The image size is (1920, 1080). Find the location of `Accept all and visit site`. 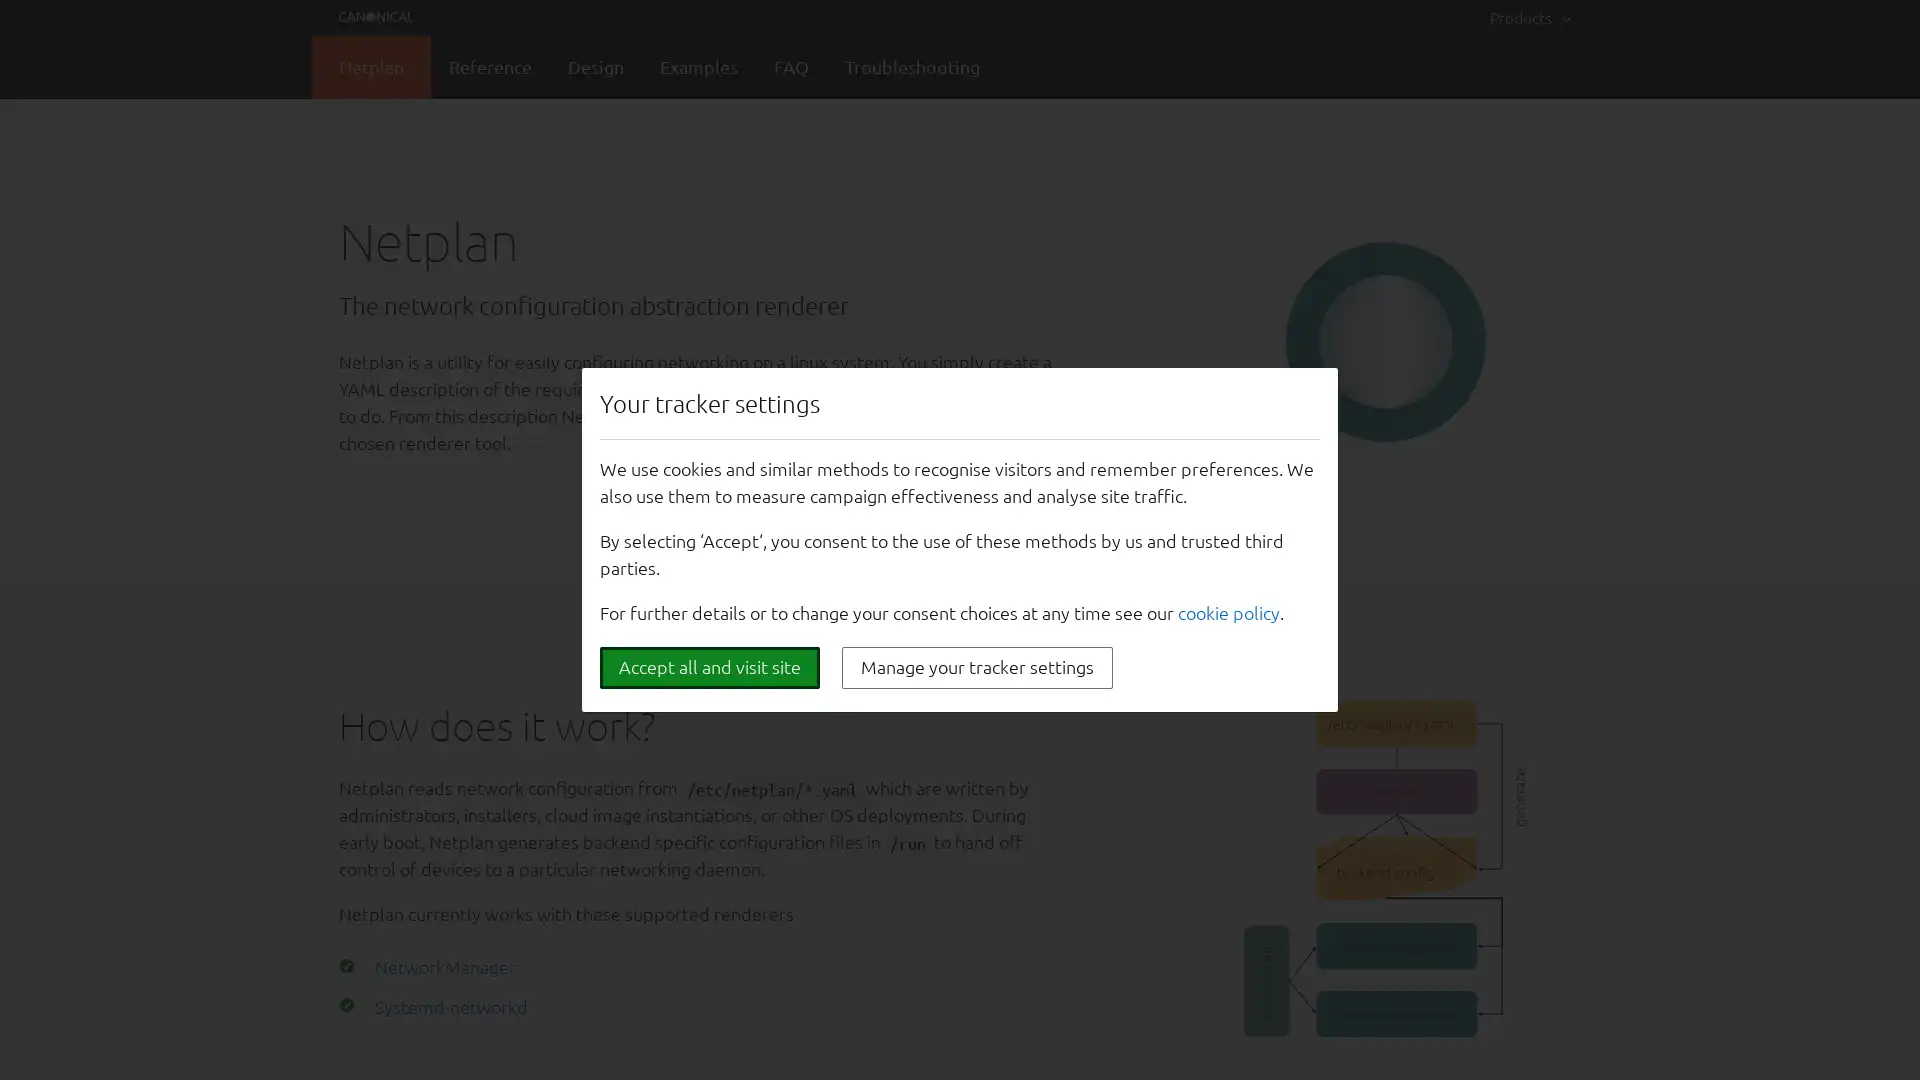

Accept all and visit site is located at coordinates (710, 667).